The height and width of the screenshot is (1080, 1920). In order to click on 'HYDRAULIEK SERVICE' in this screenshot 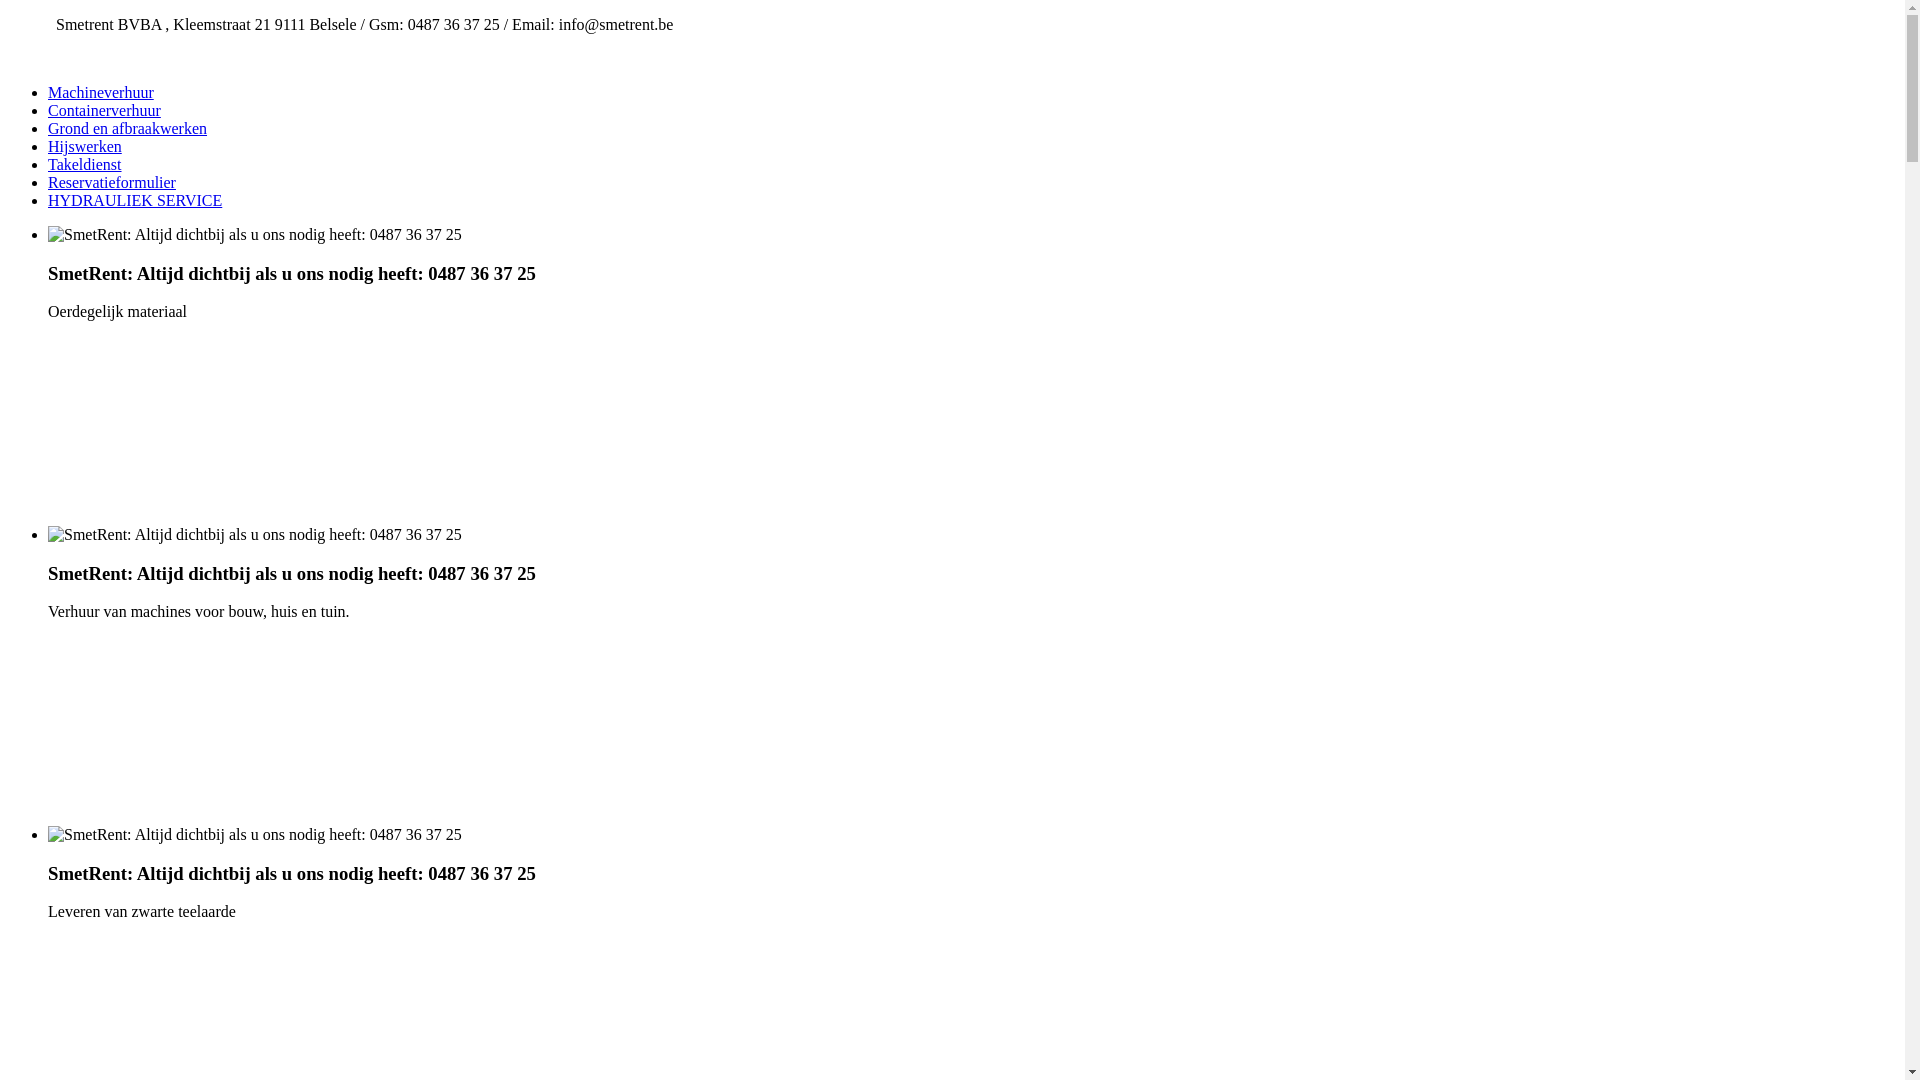, I will do `click(133, 200)`.